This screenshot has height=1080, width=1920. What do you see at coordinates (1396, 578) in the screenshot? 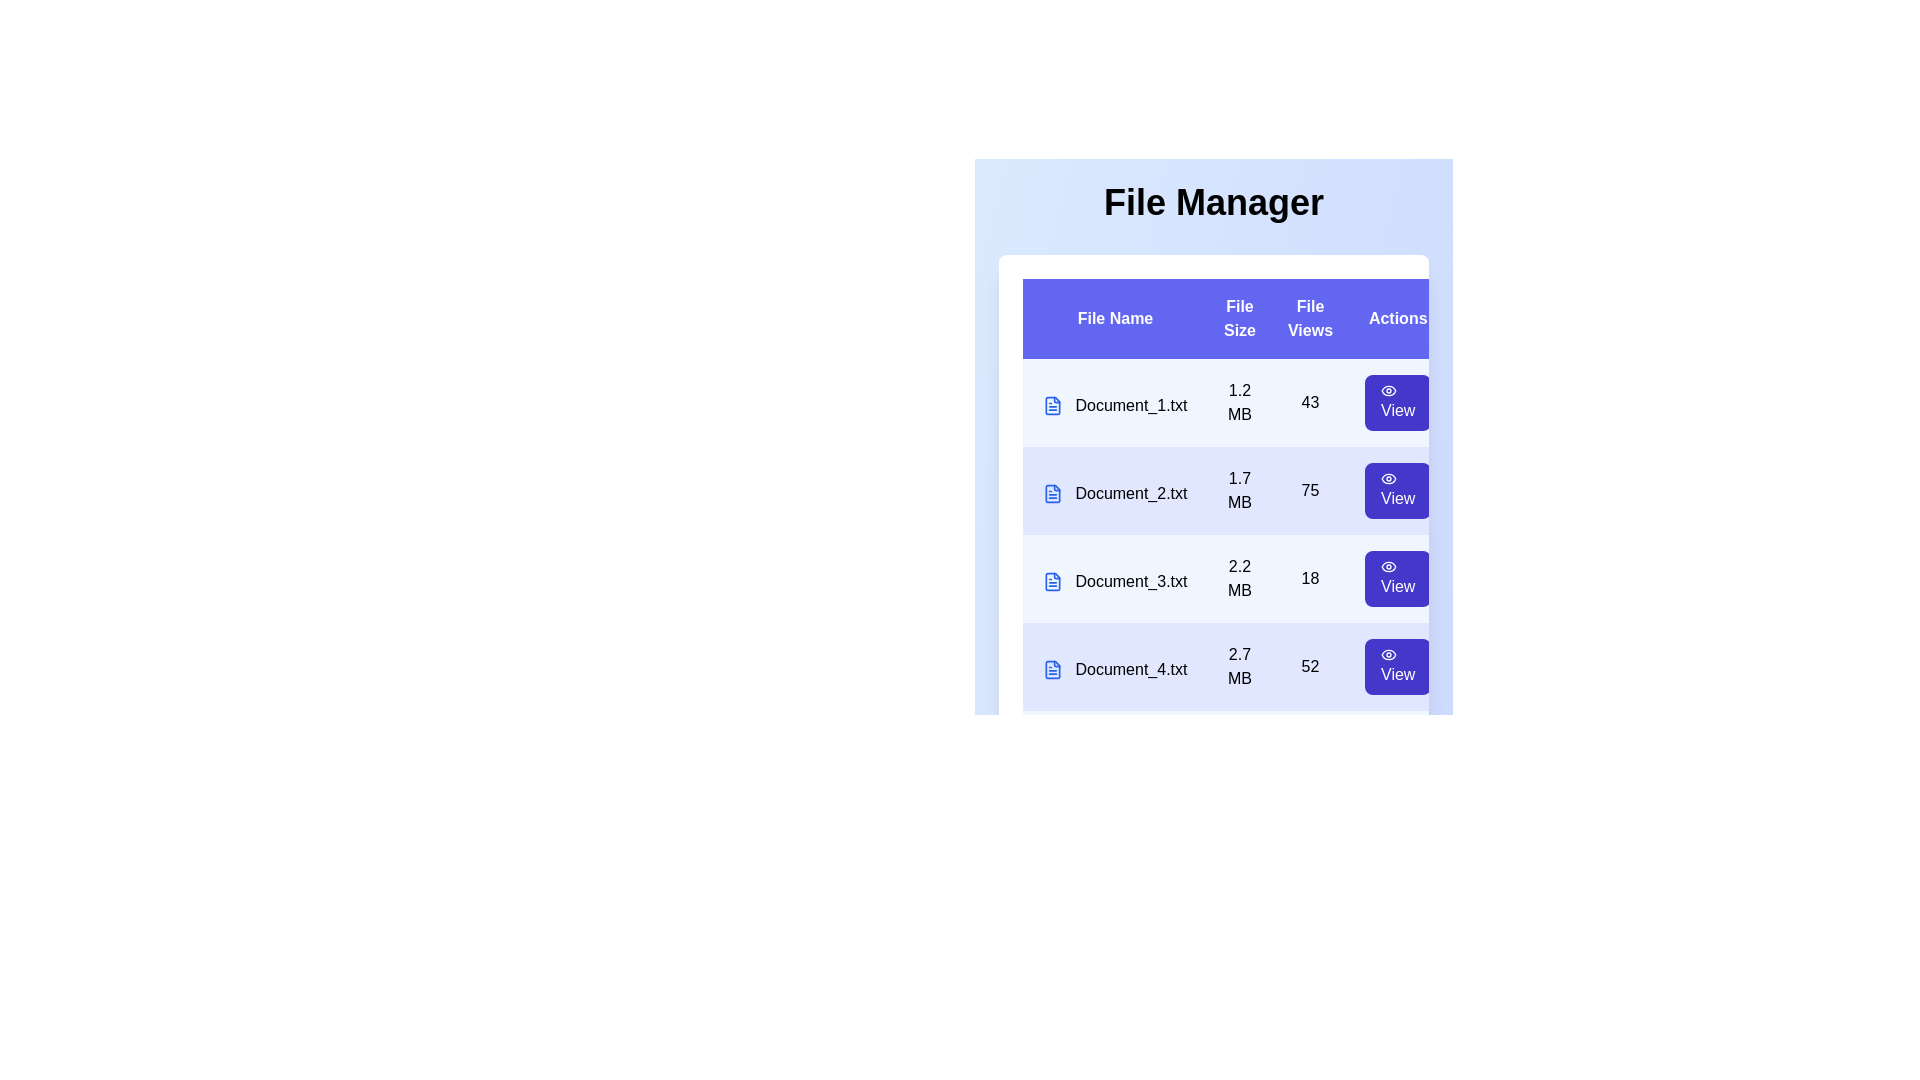
I see `the 'View' button for the file with name Document_3.txt` at bounding box center [1396, 578].